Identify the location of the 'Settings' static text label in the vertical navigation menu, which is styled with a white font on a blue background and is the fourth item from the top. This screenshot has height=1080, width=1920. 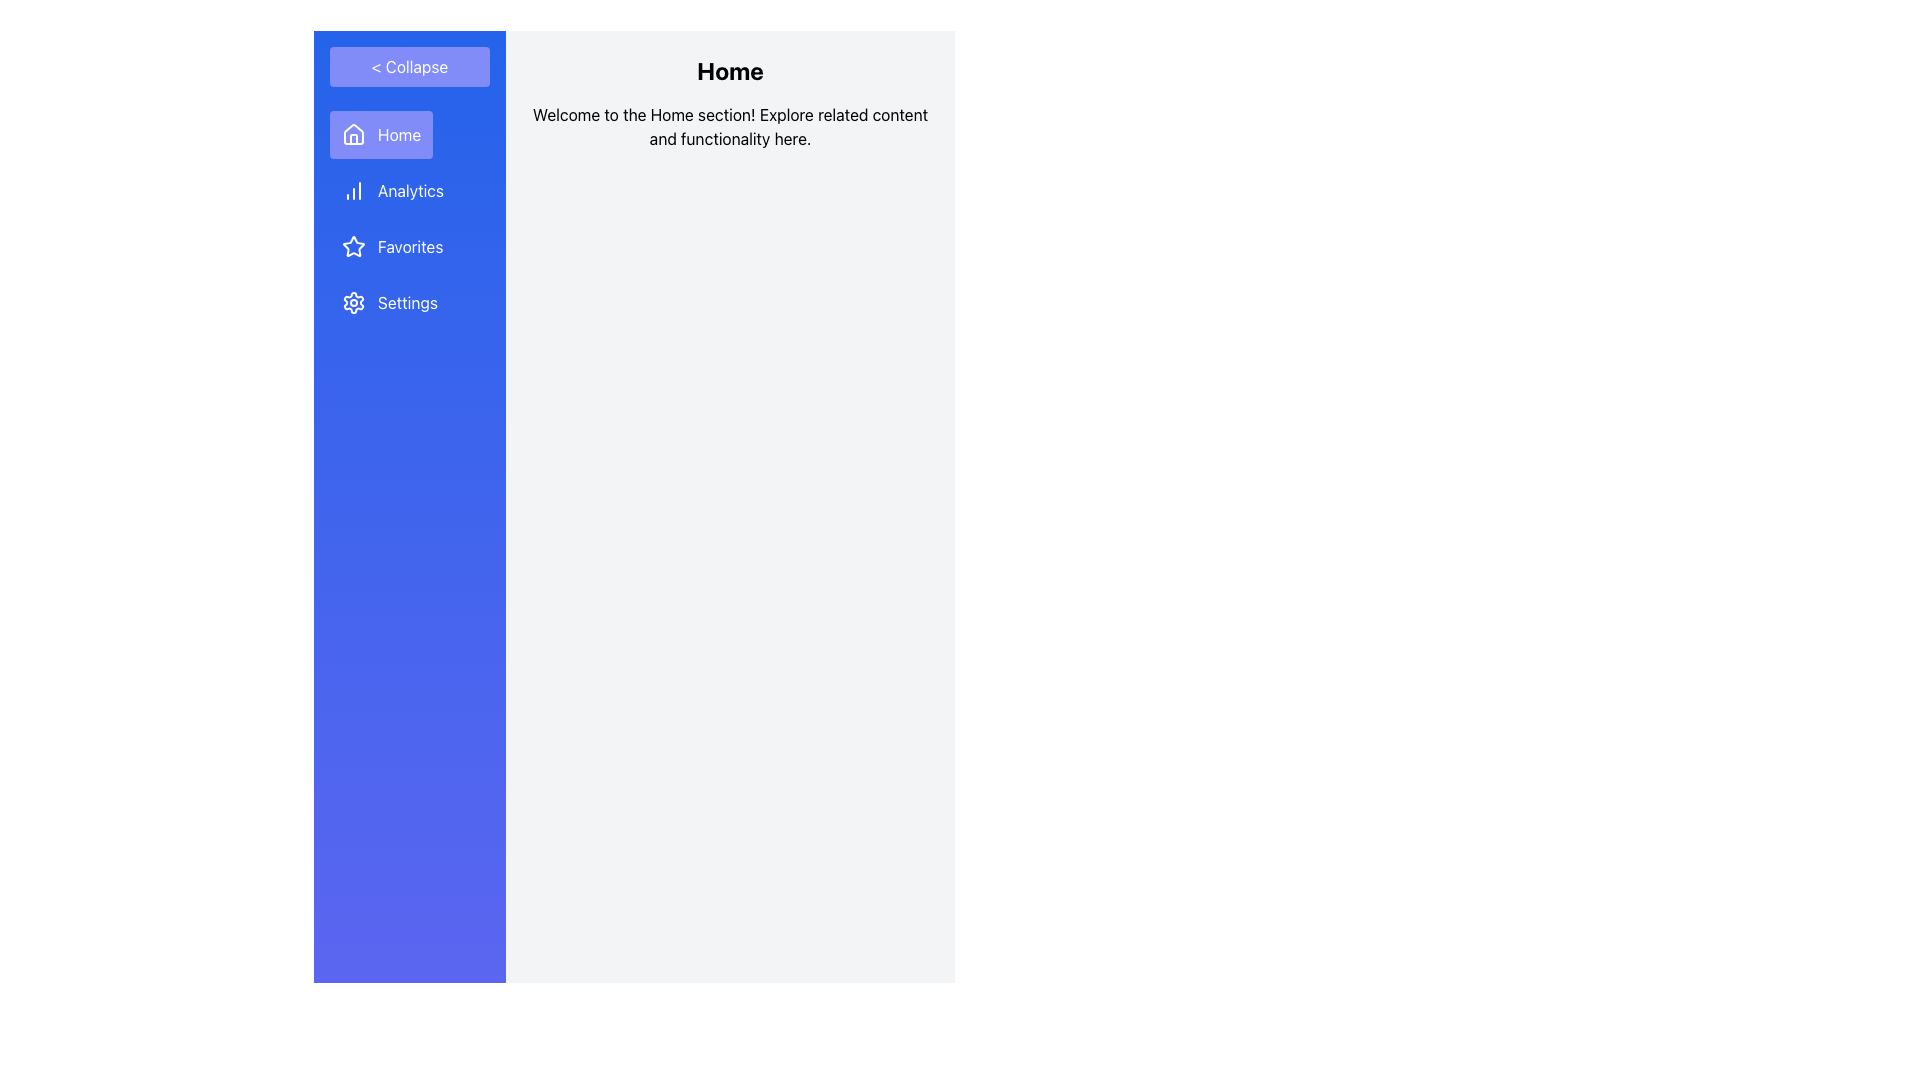
(407, 303).